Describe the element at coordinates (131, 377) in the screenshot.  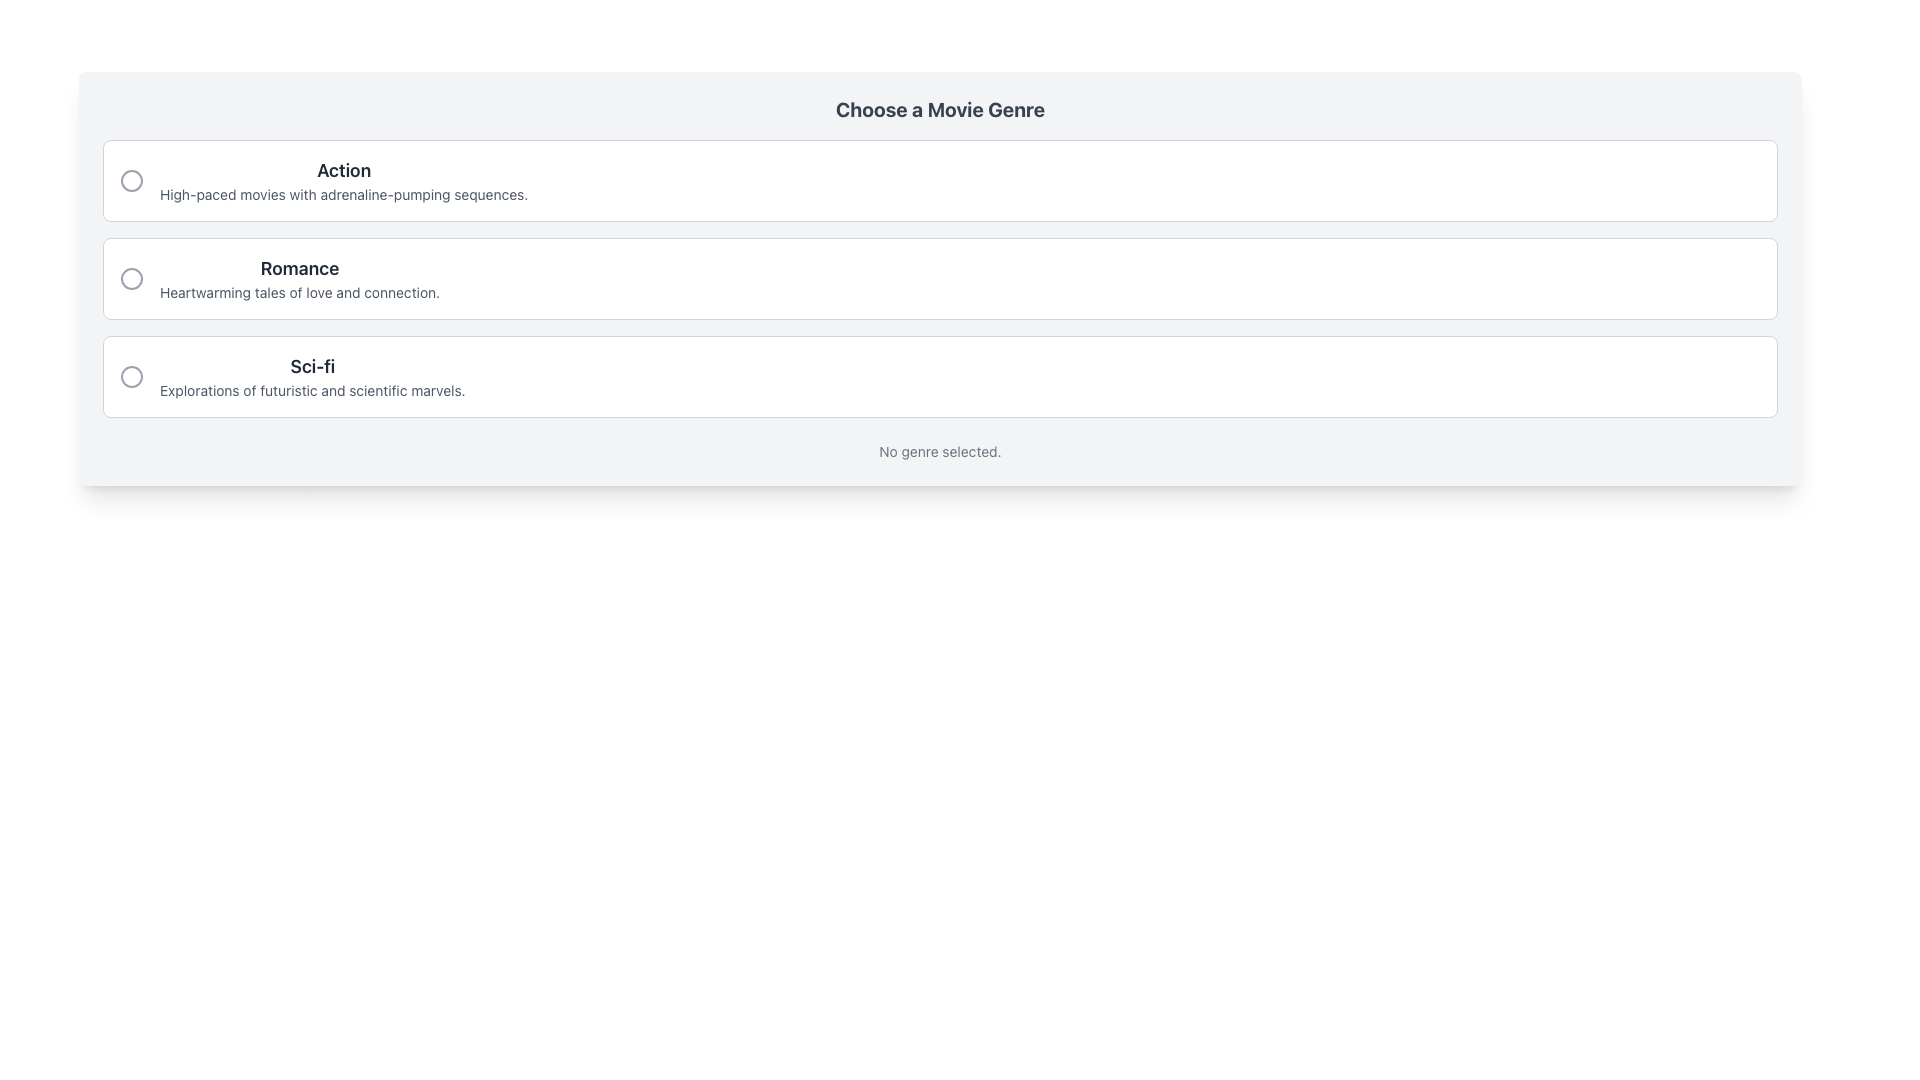
I see `the center of the circular radio button indicator located to the left of the 'Sci-fi' option` at that location.